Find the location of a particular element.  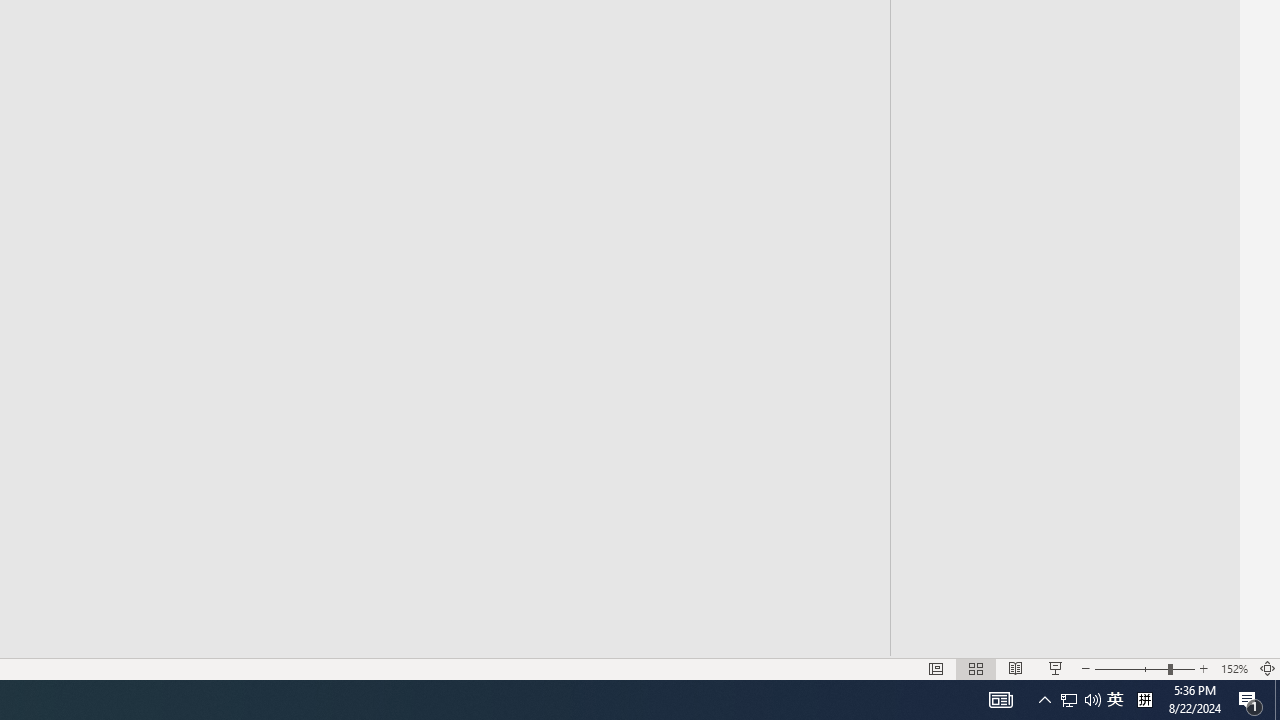

'Zoom 152%' is located at coordinates (1233, 669).